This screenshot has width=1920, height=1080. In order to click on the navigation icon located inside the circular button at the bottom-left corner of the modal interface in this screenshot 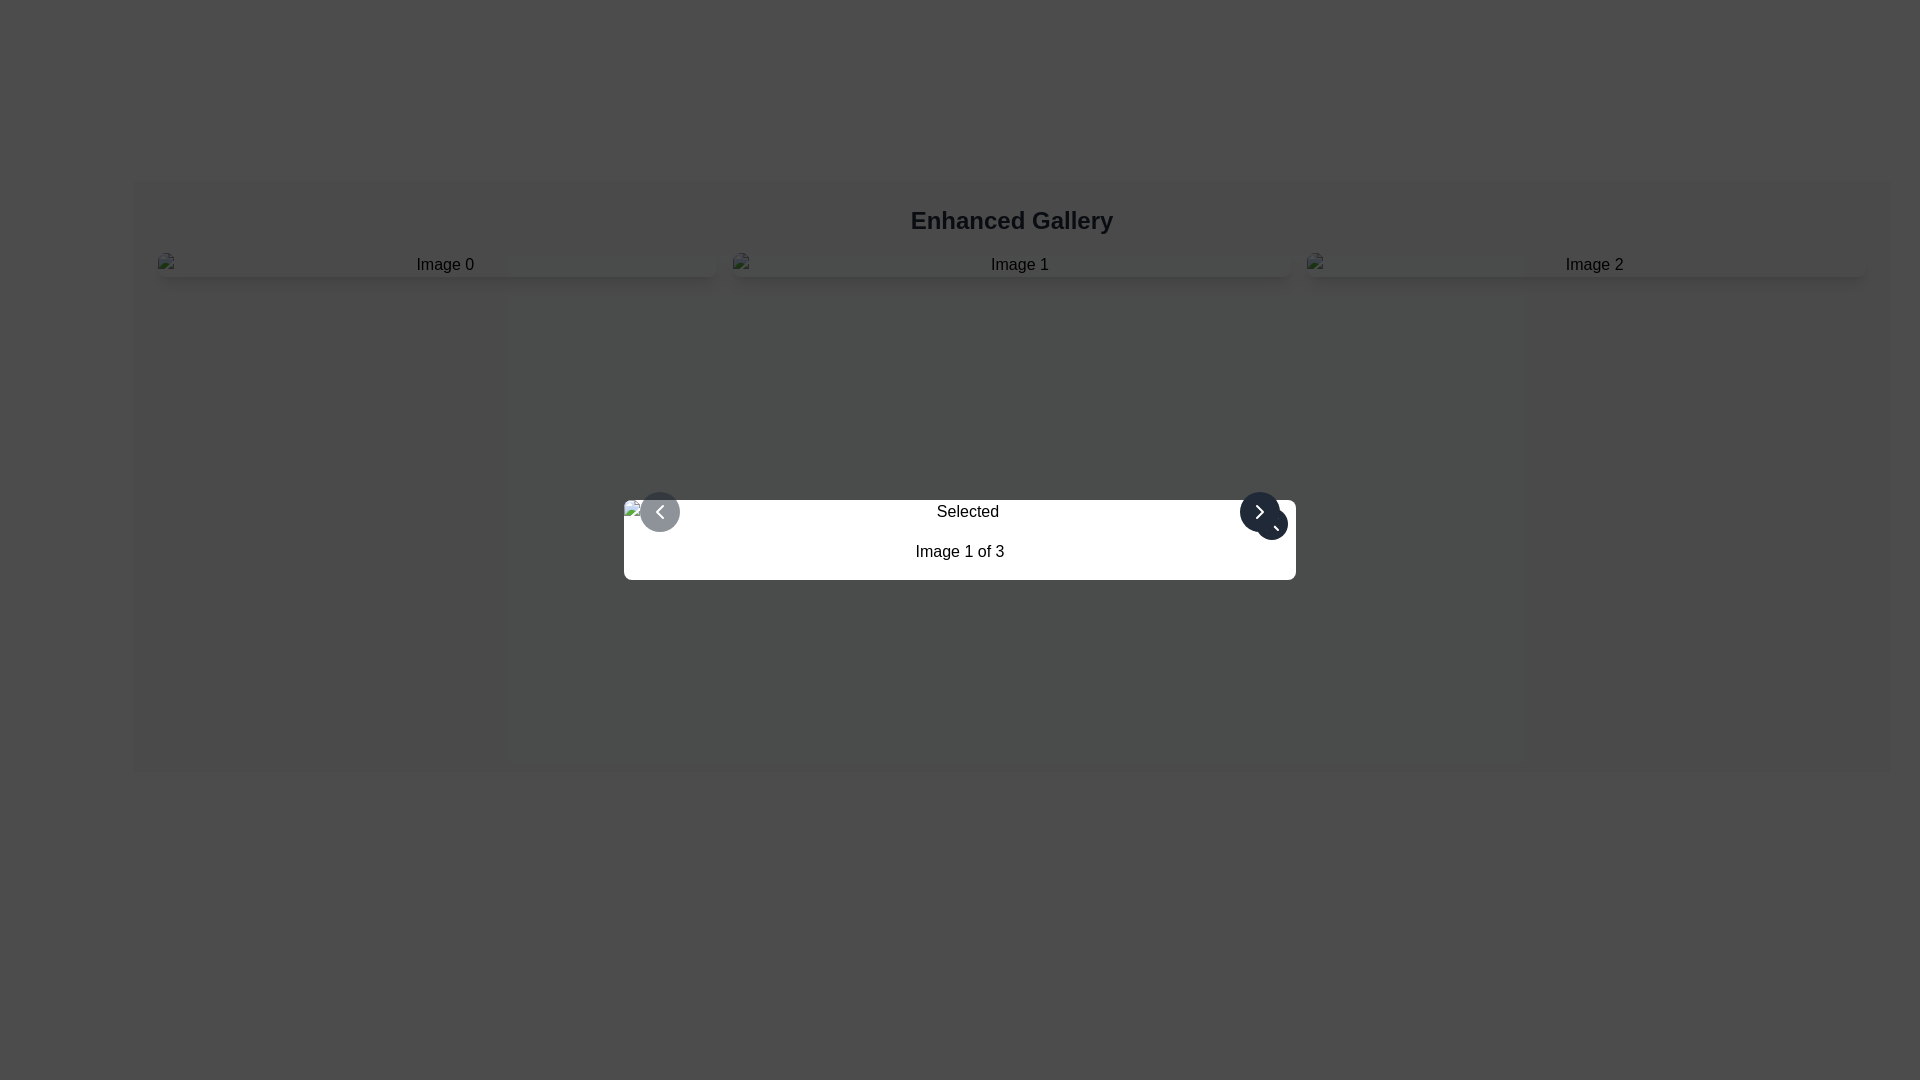, I will do `click(660, 511)`.